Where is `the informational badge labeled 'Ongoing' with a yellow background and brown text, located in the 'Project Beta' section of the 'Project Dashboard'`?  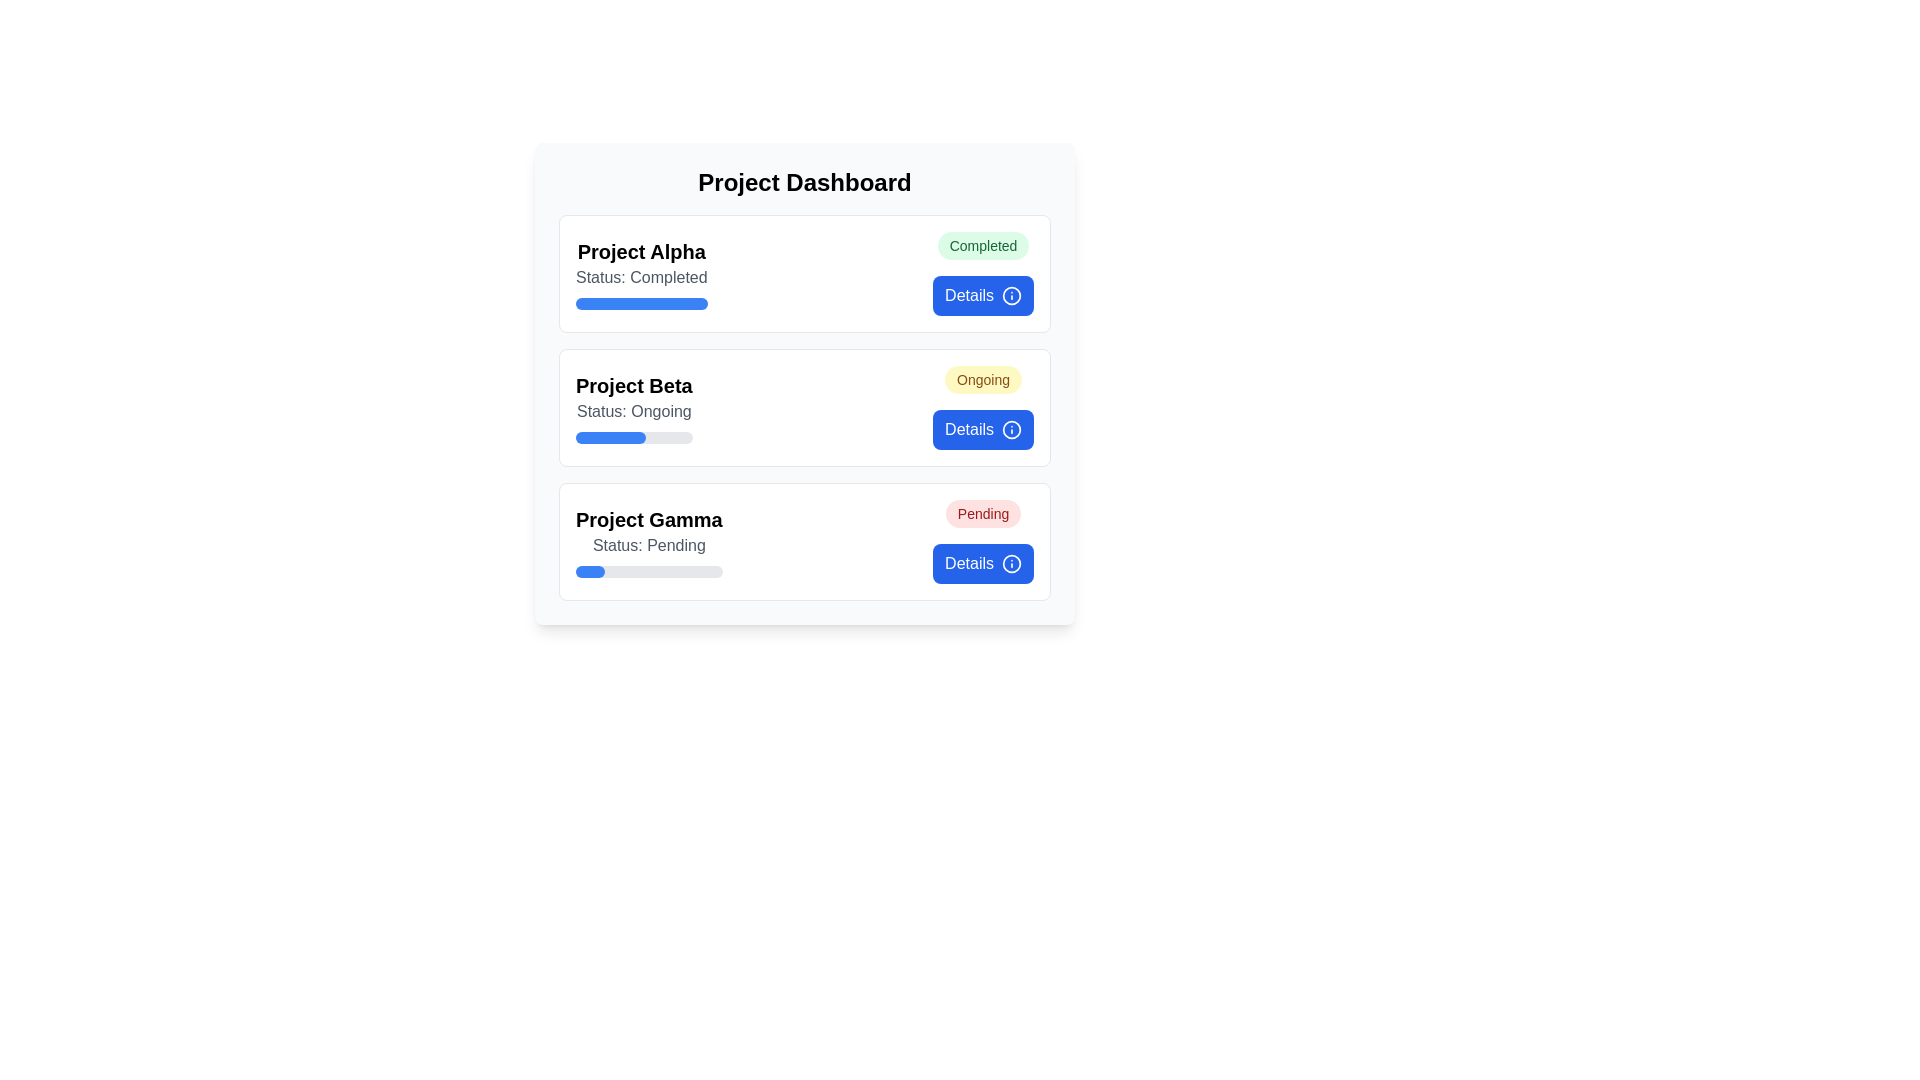 the informational badge labeled 'Ongoing' with a yellow background and brown text, located in the 'Project Beta' section of the 'Project Dashboard' is located at coordinates (983, 380).